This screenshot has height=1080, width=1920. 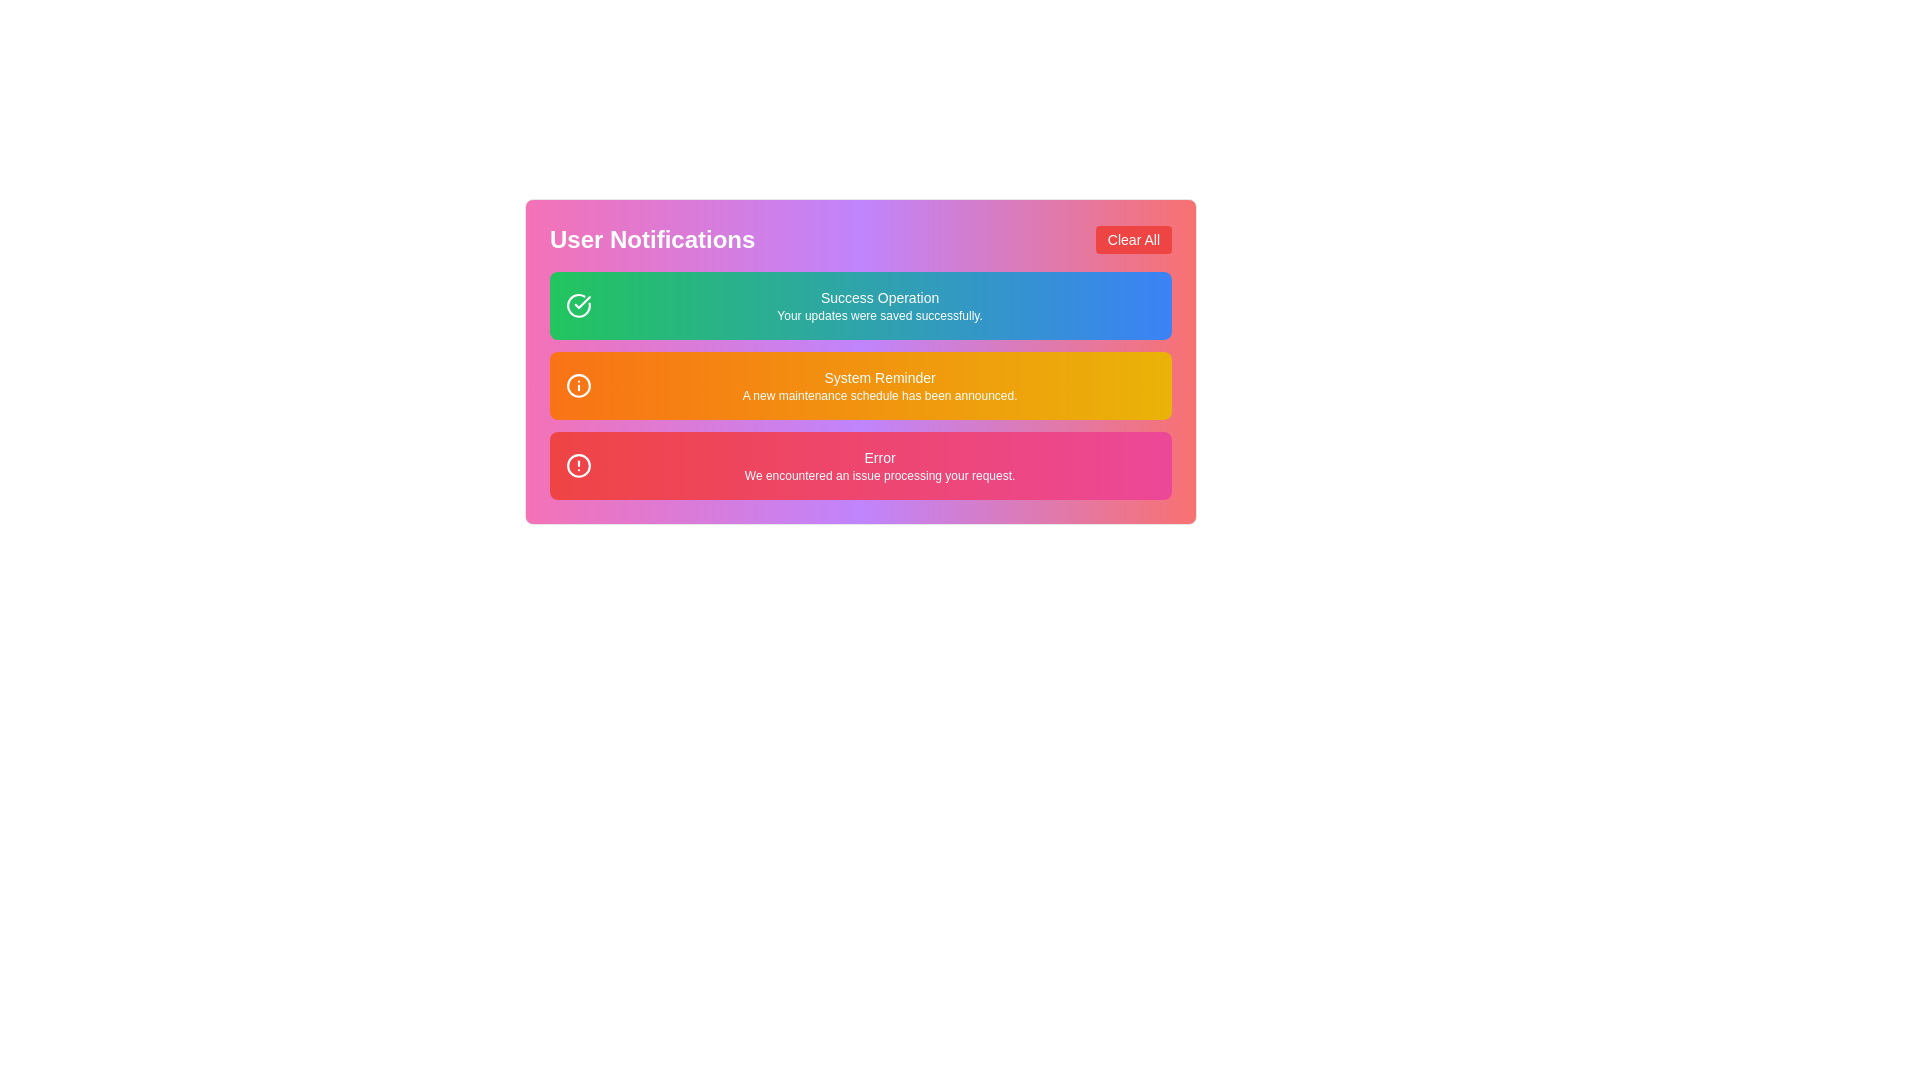 I want to click on the 'Error' text label displayed in white on a red background within the notification card, so click(x=880, y=458).